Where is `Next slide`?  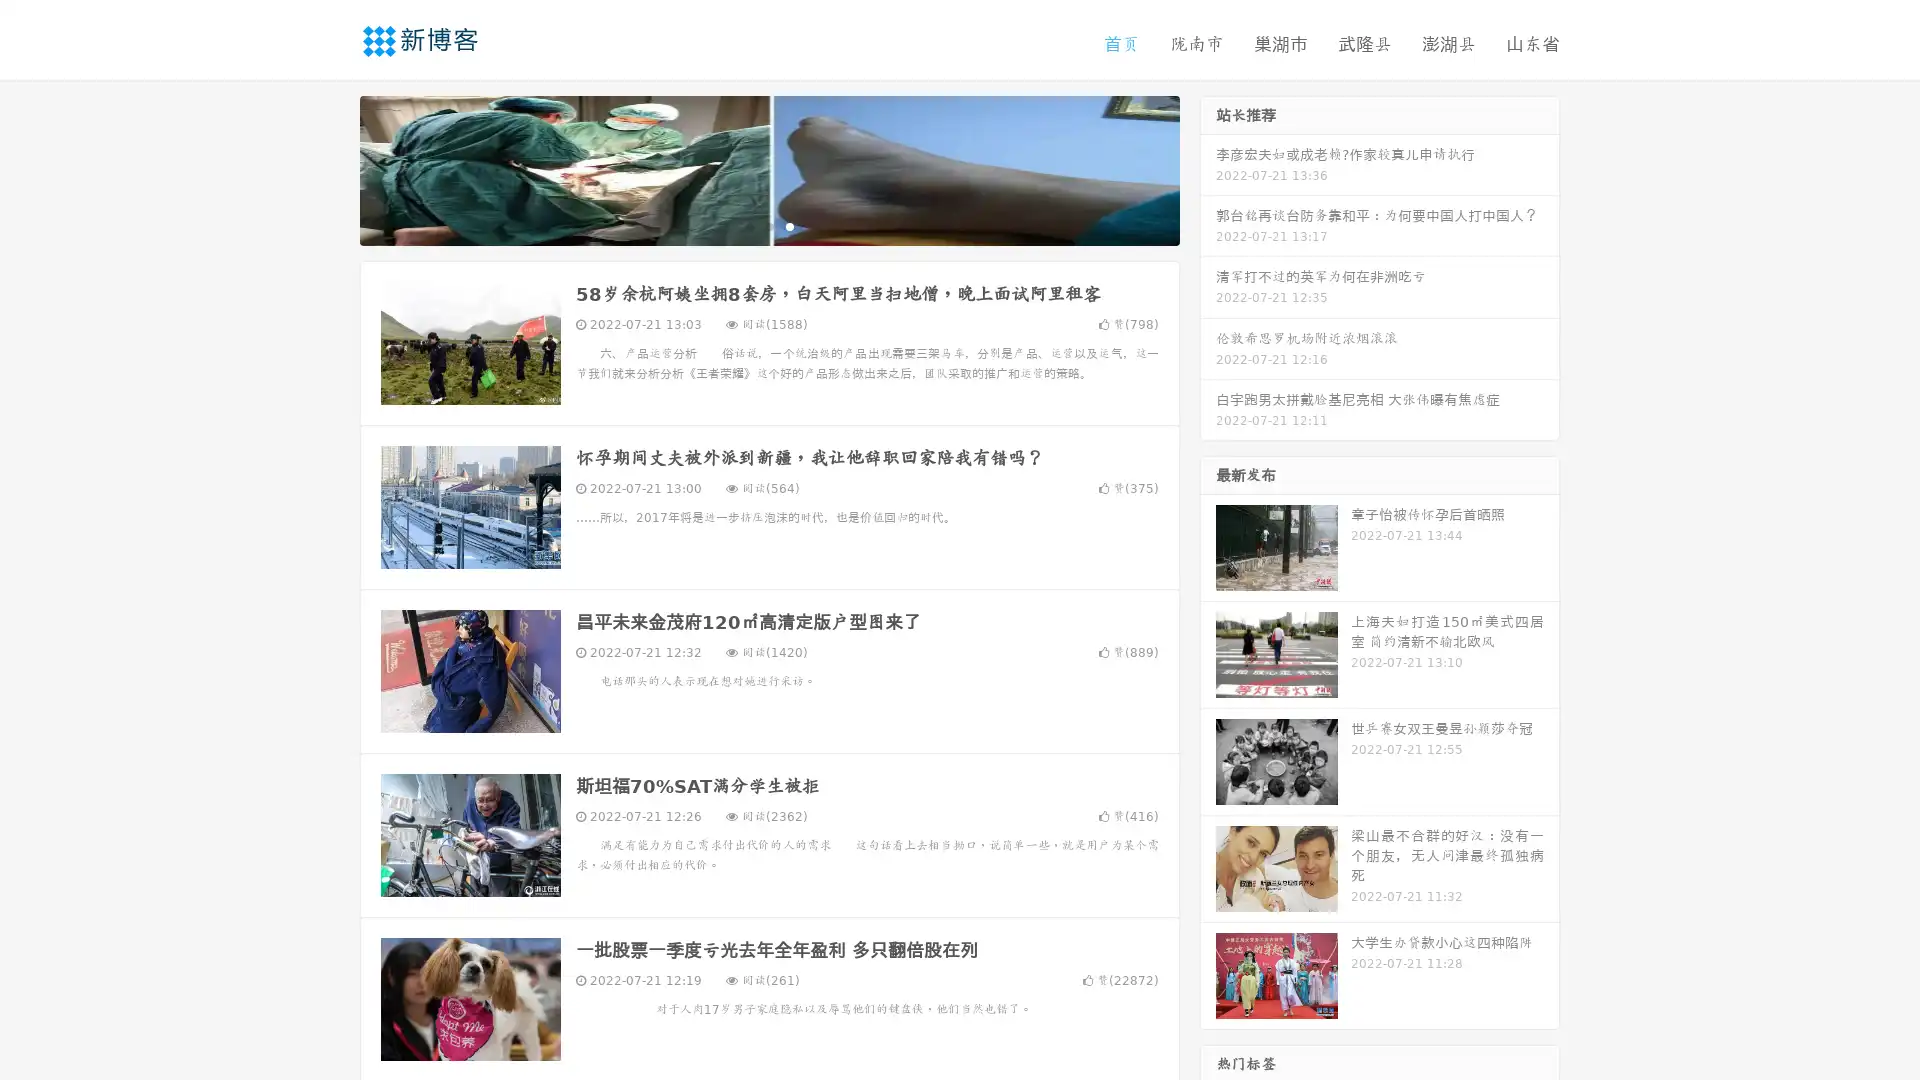
Next slide is located at coordinates (1208, 168).